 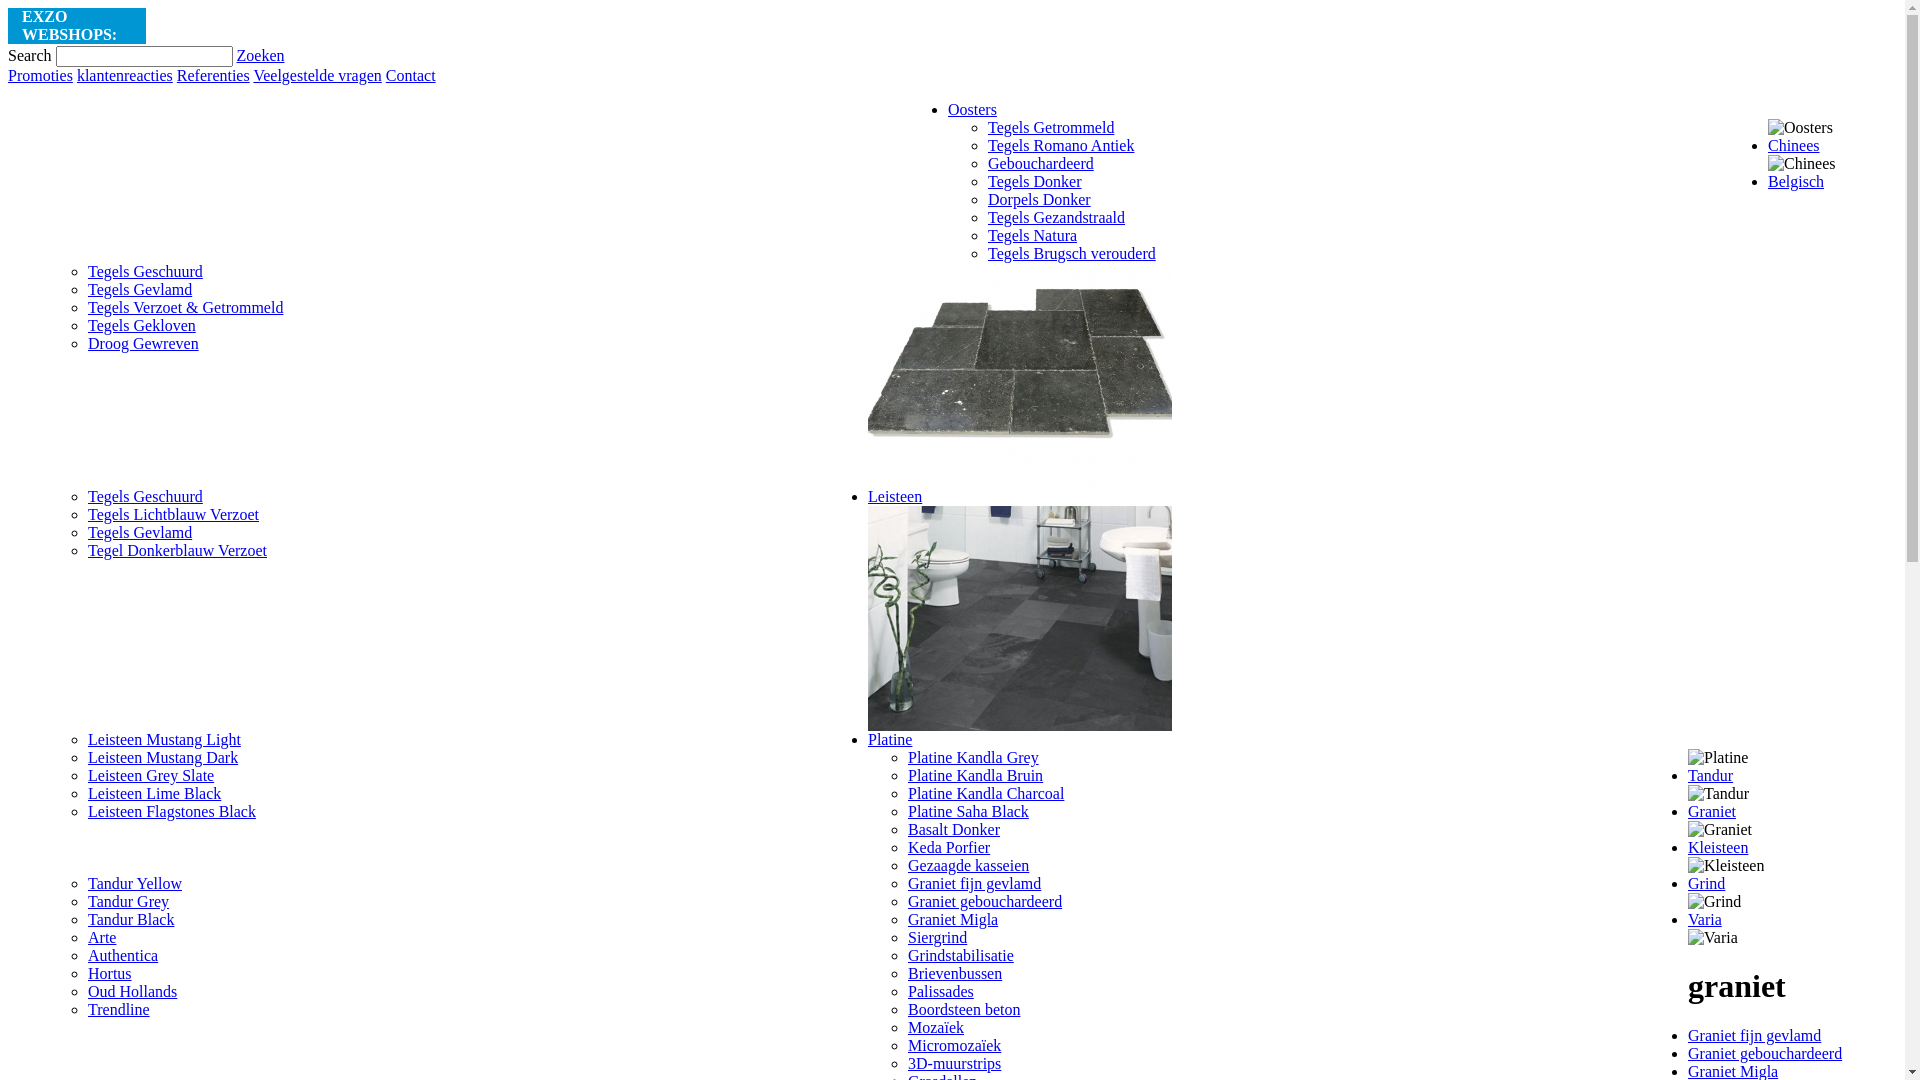 What do you see at coordinates (164, 739) in the screenshot?
I see `'Leisteen Mustang Light'` at bounding box center [164, 739].